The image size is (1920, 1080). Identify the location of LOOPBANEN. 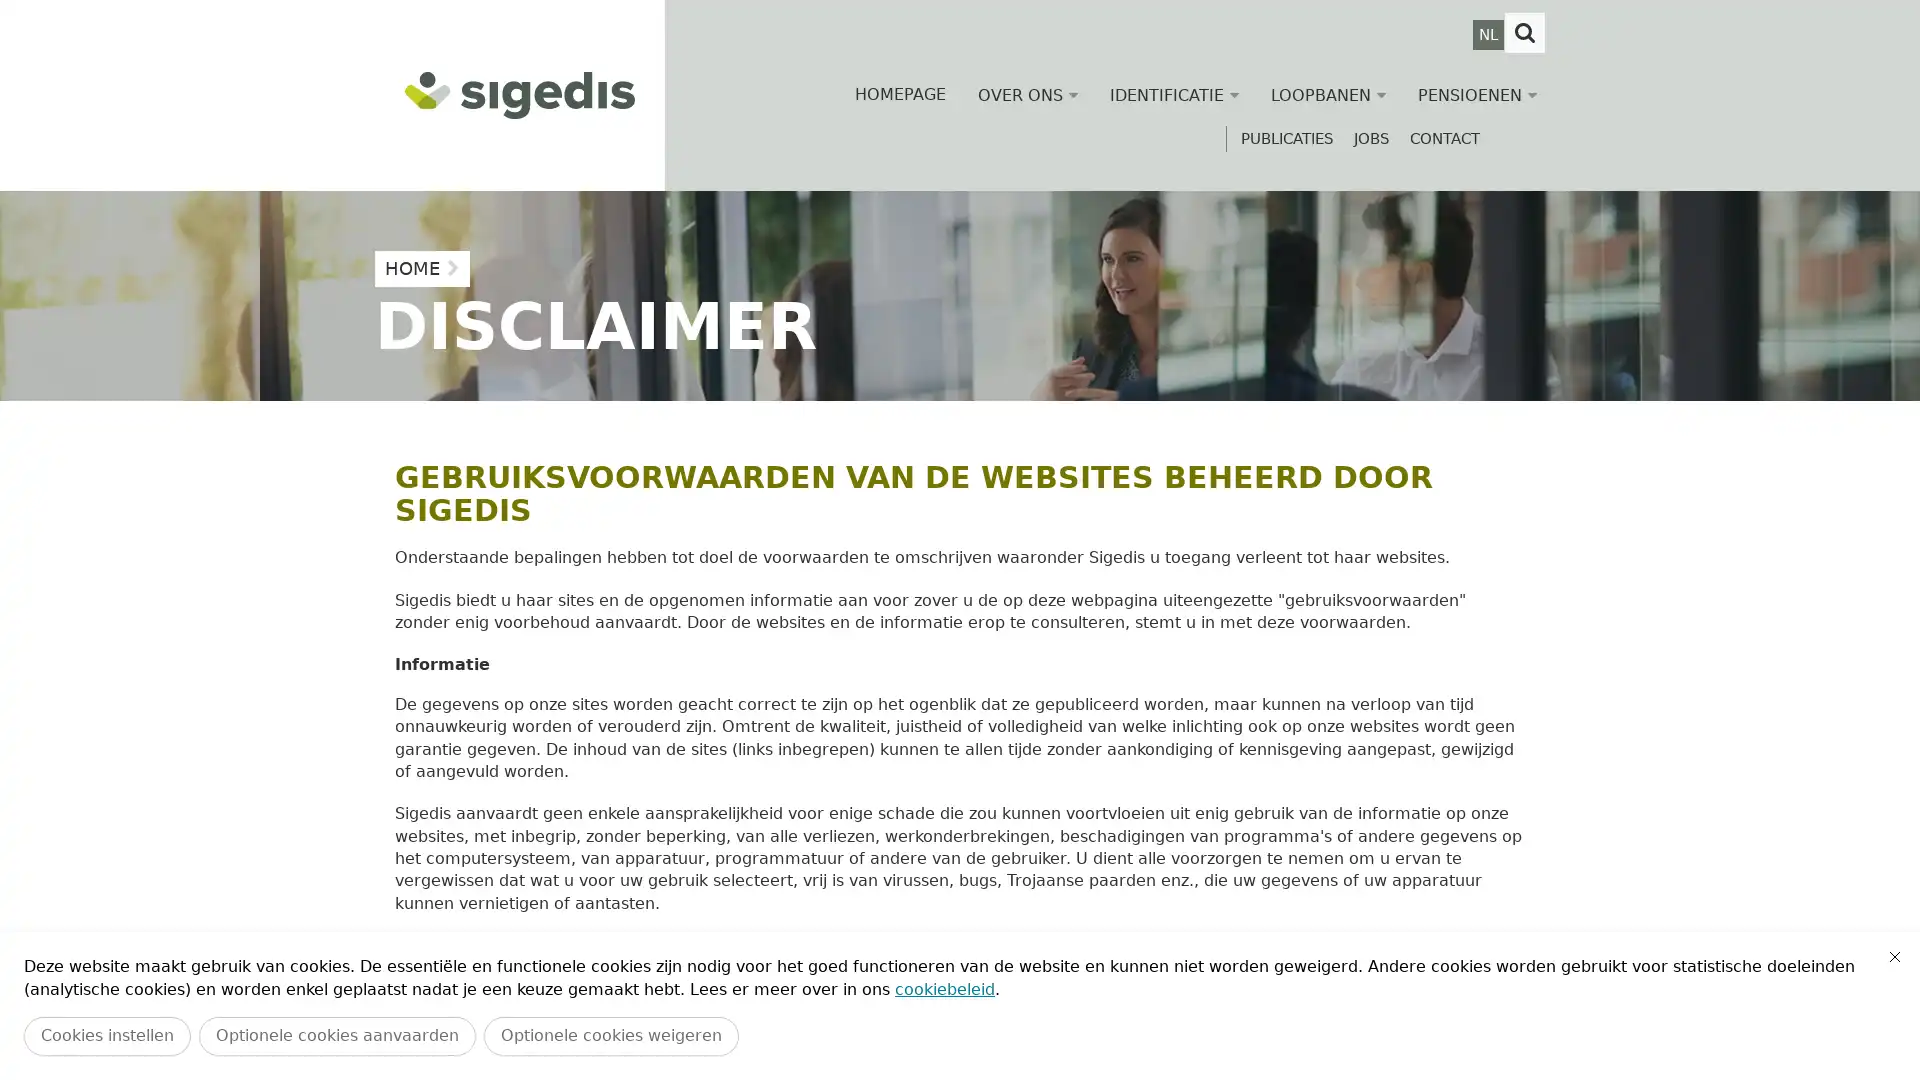
(1328, 95).